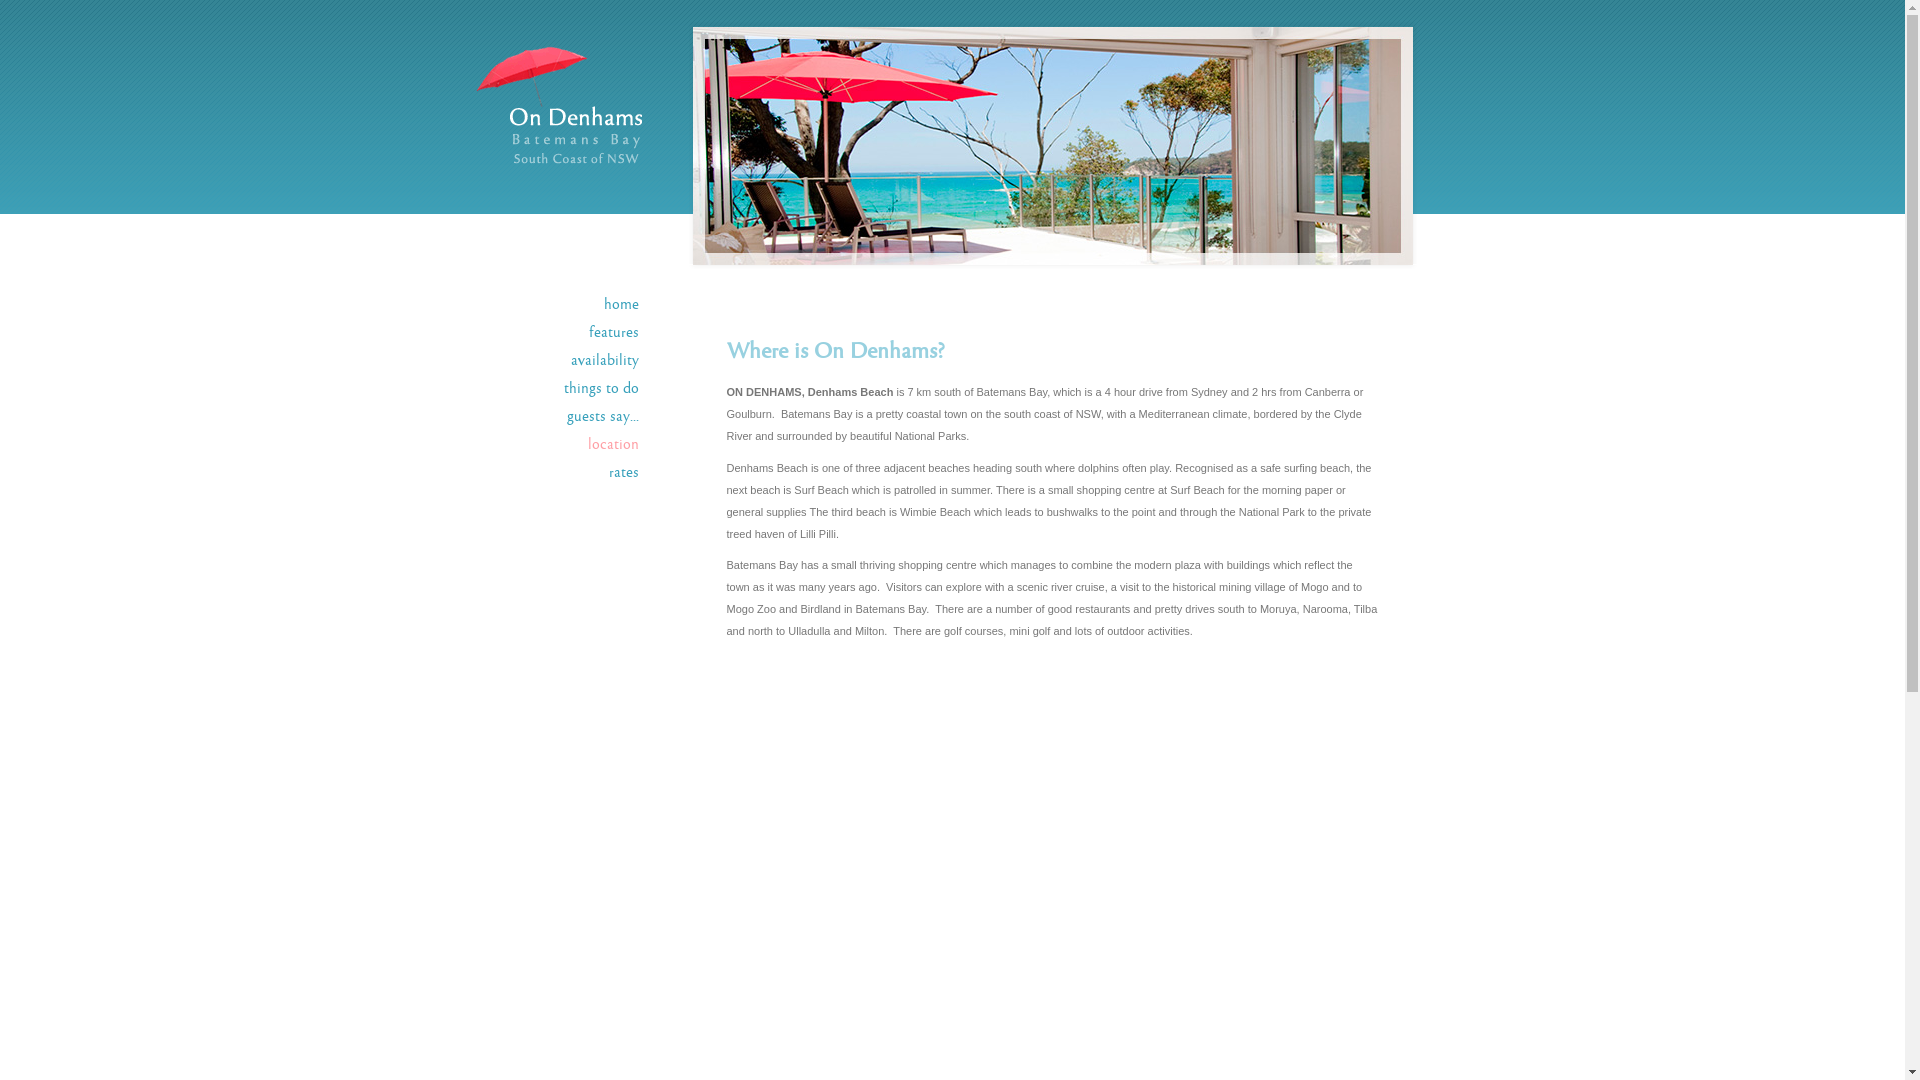  Describe the element at coordinates (612, 331) in the screenshot. I see `'features'` at that location.